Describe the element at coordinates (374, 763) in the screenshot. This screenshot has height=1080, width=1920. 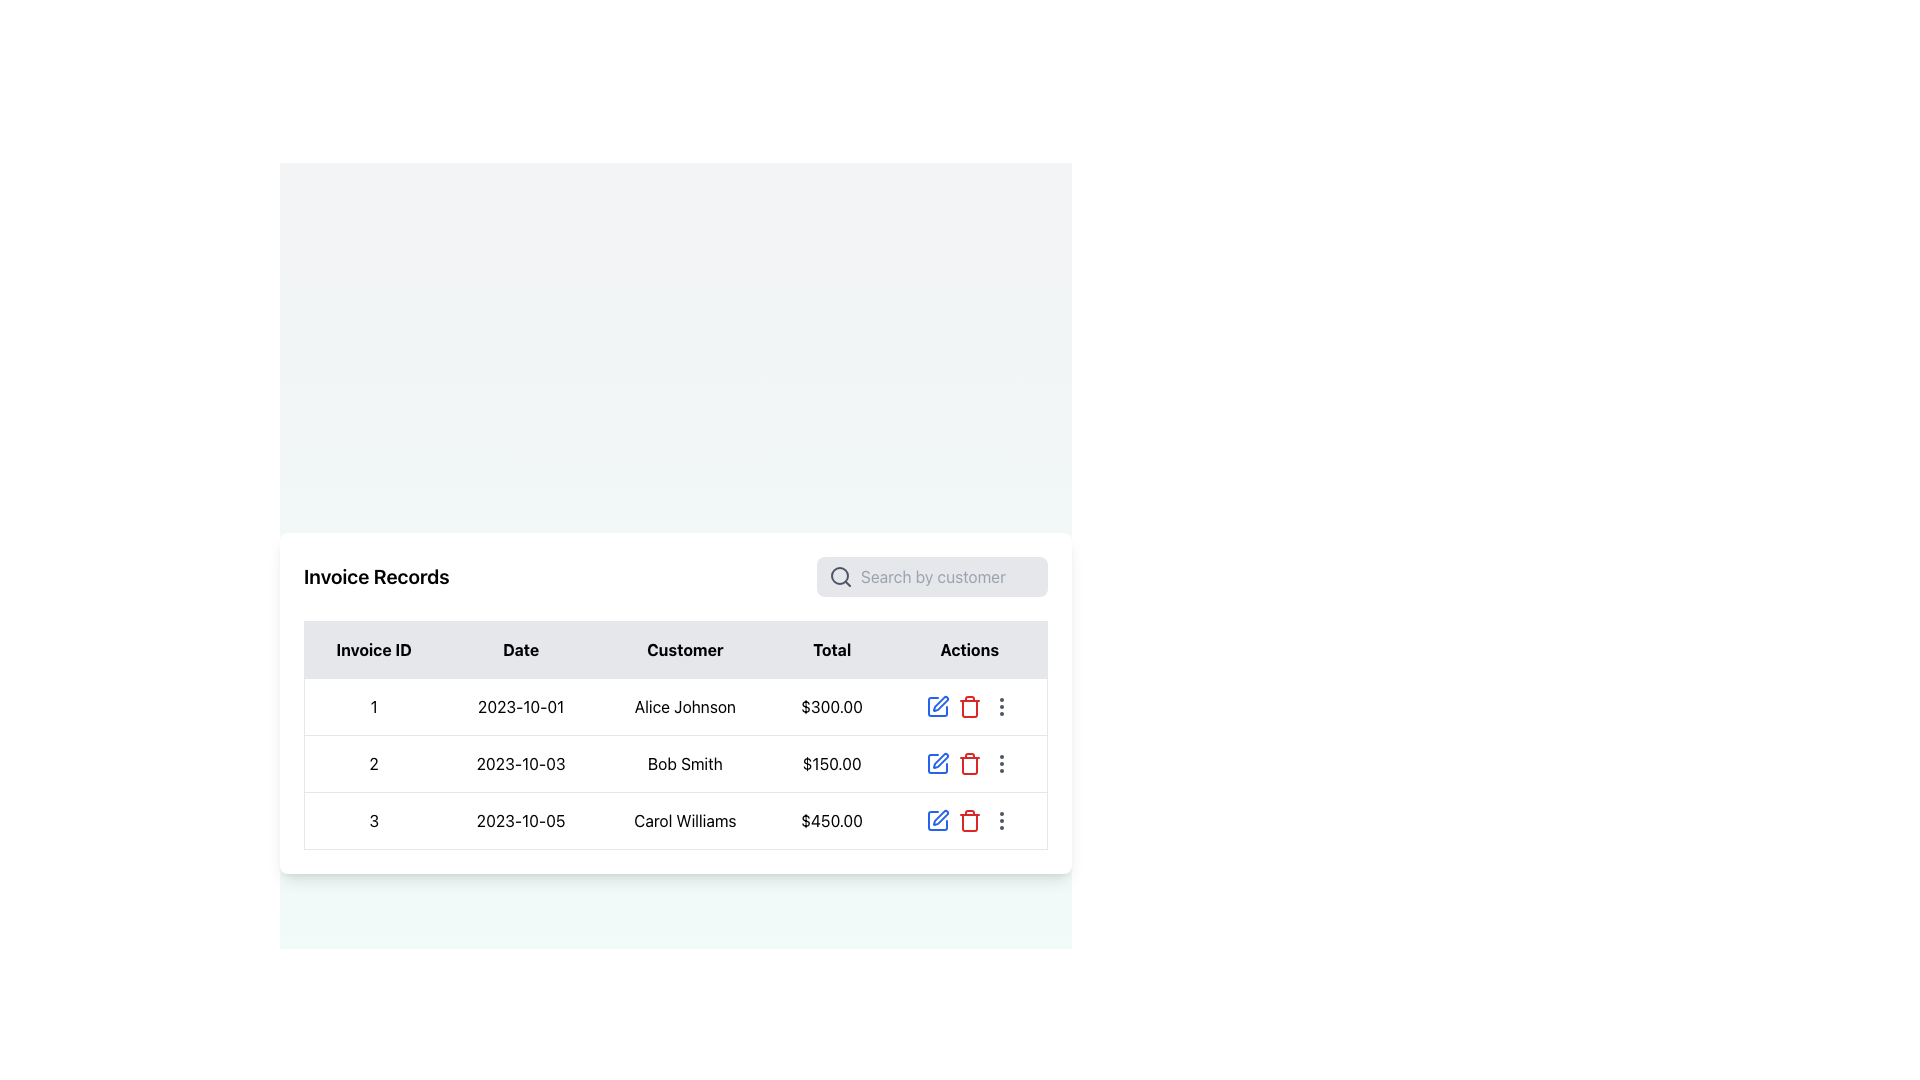
I see `the Text label displaying the invoice identifier for 'Bob Smith' located in the second row of the table under the 'Invoice ID' column, to the left of the date '2023-10-03'` at that location.